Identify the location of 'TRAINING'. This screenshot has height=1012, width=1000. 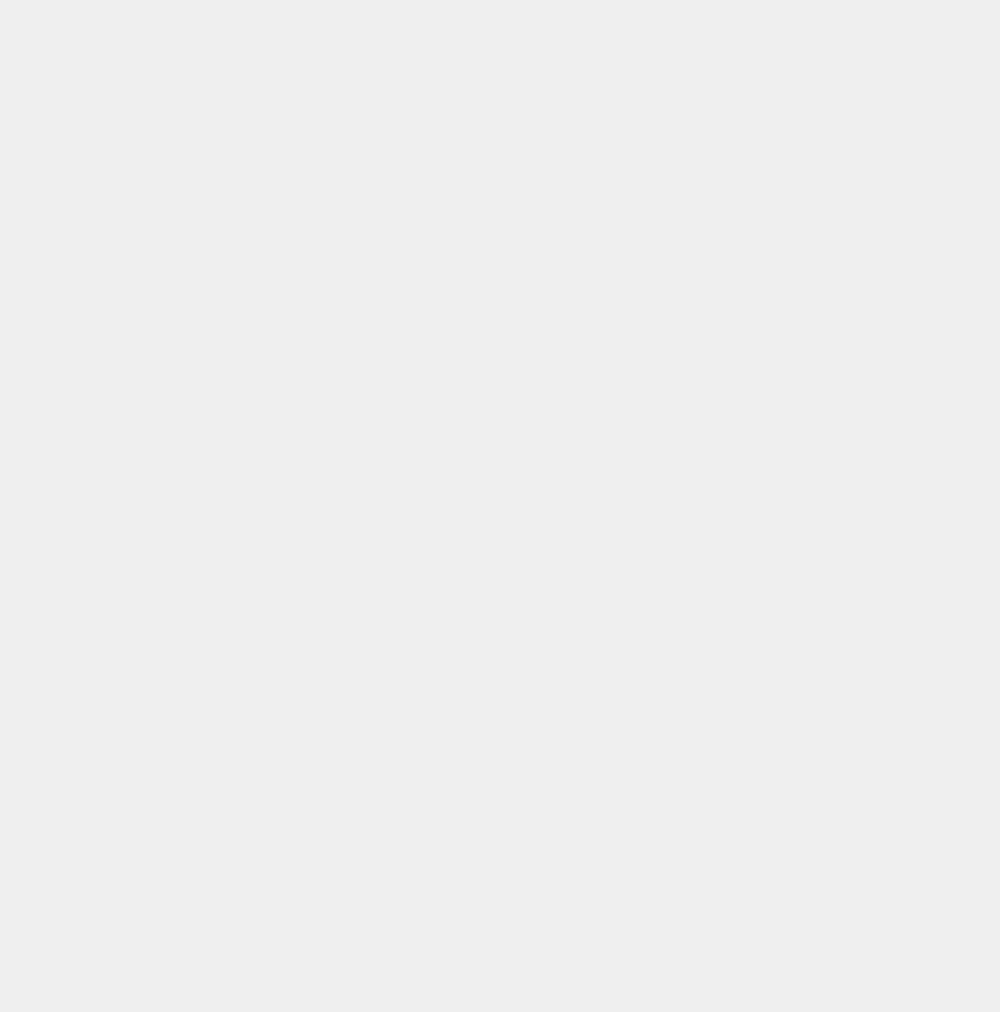
(106, 93).